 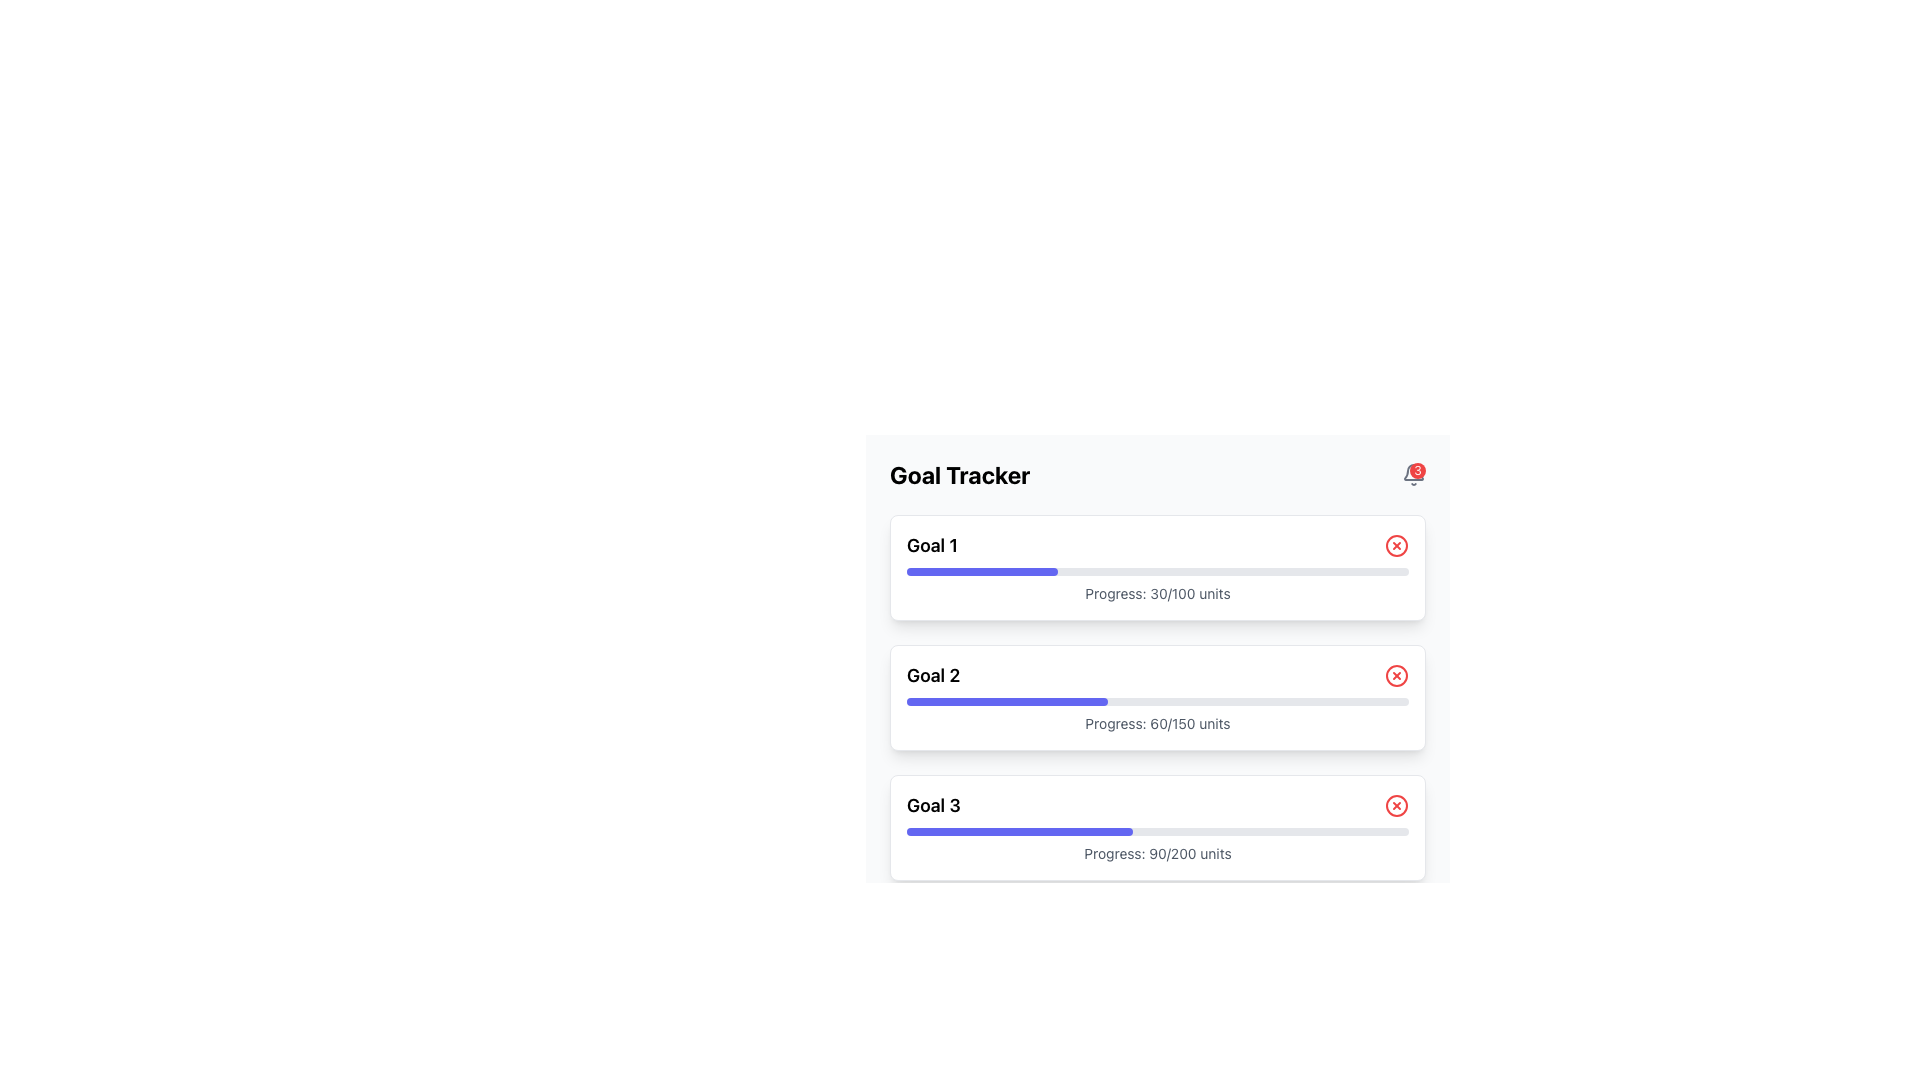 What do you see at coordinates (1413, 474) in the screenshot?
I see `the notification badge displaying the count of unread alerts, which shows the number '3'` at bounding box center [1413, 474].